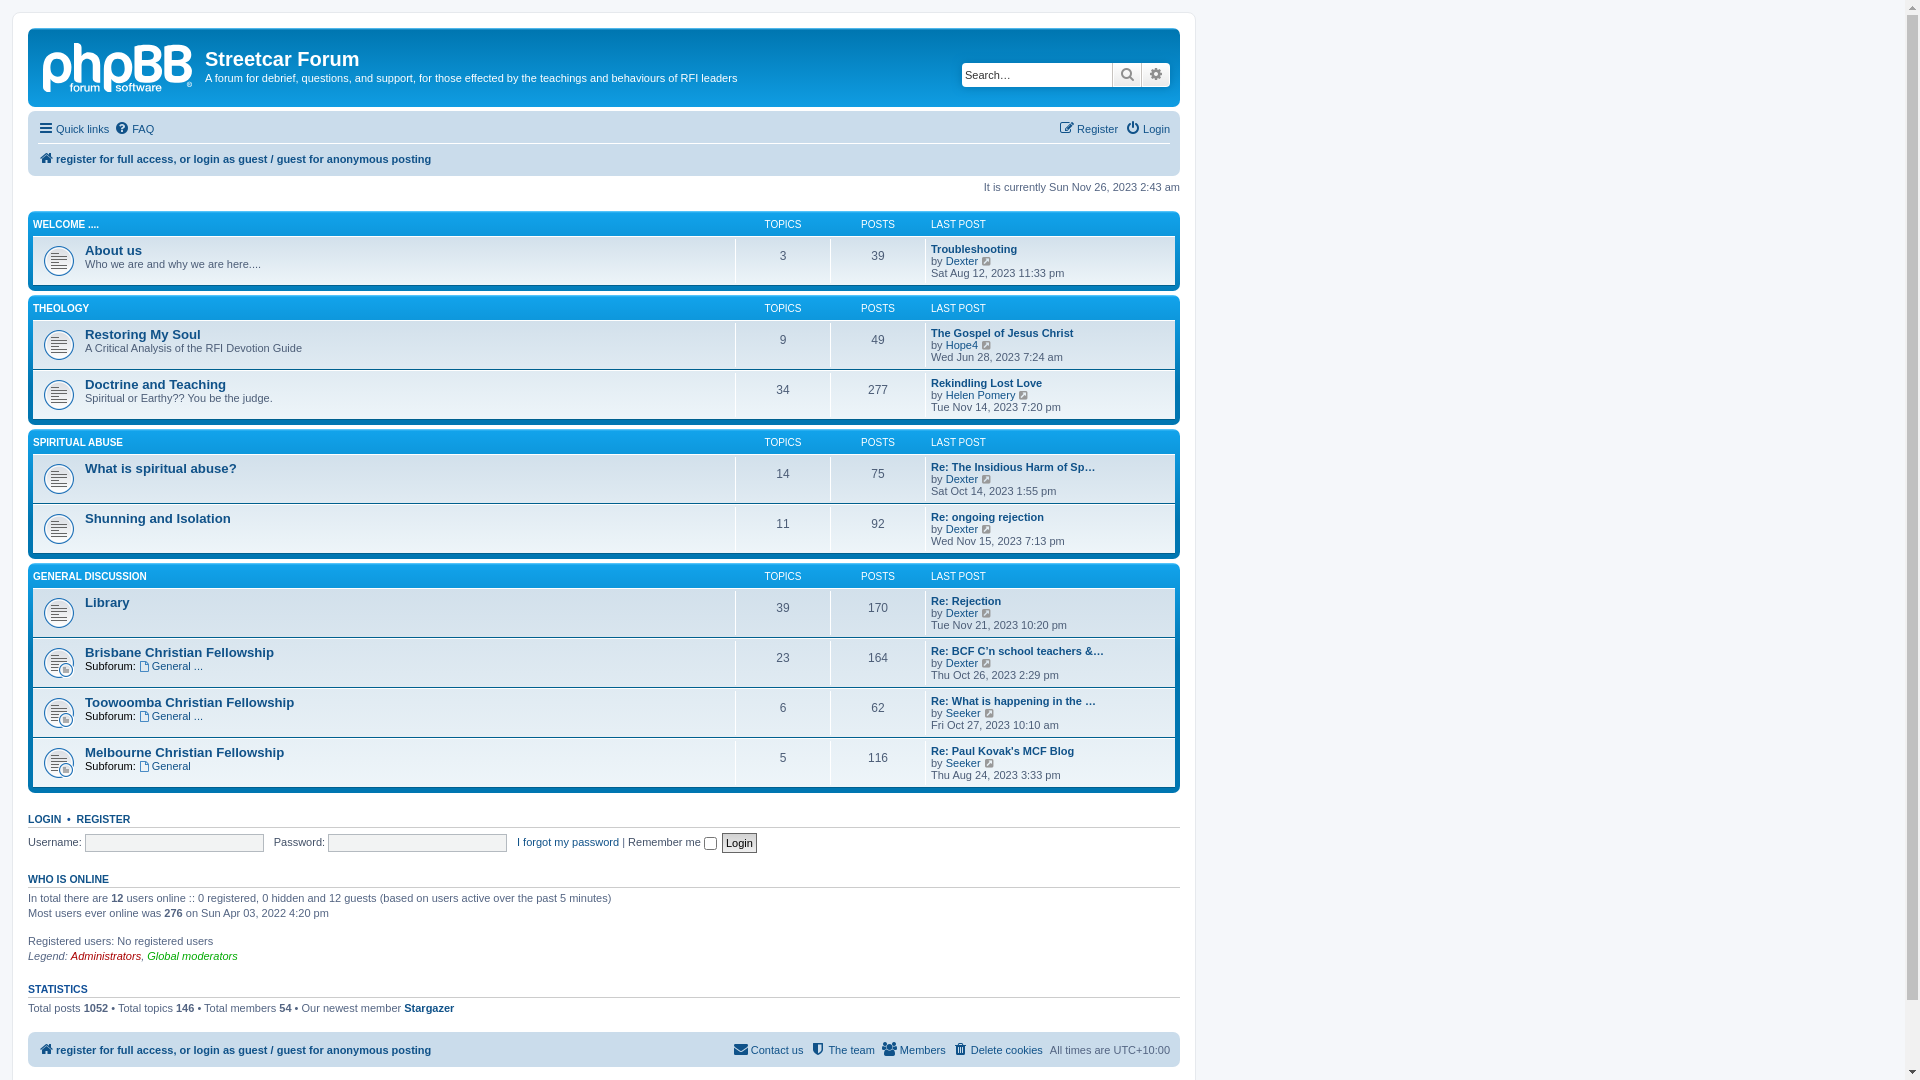 Image resolution: width=1920 pixels, height=1080 pixels. Describe the element at coordinates (112, 249) in the screenshot. I see `'About us'` at that location.